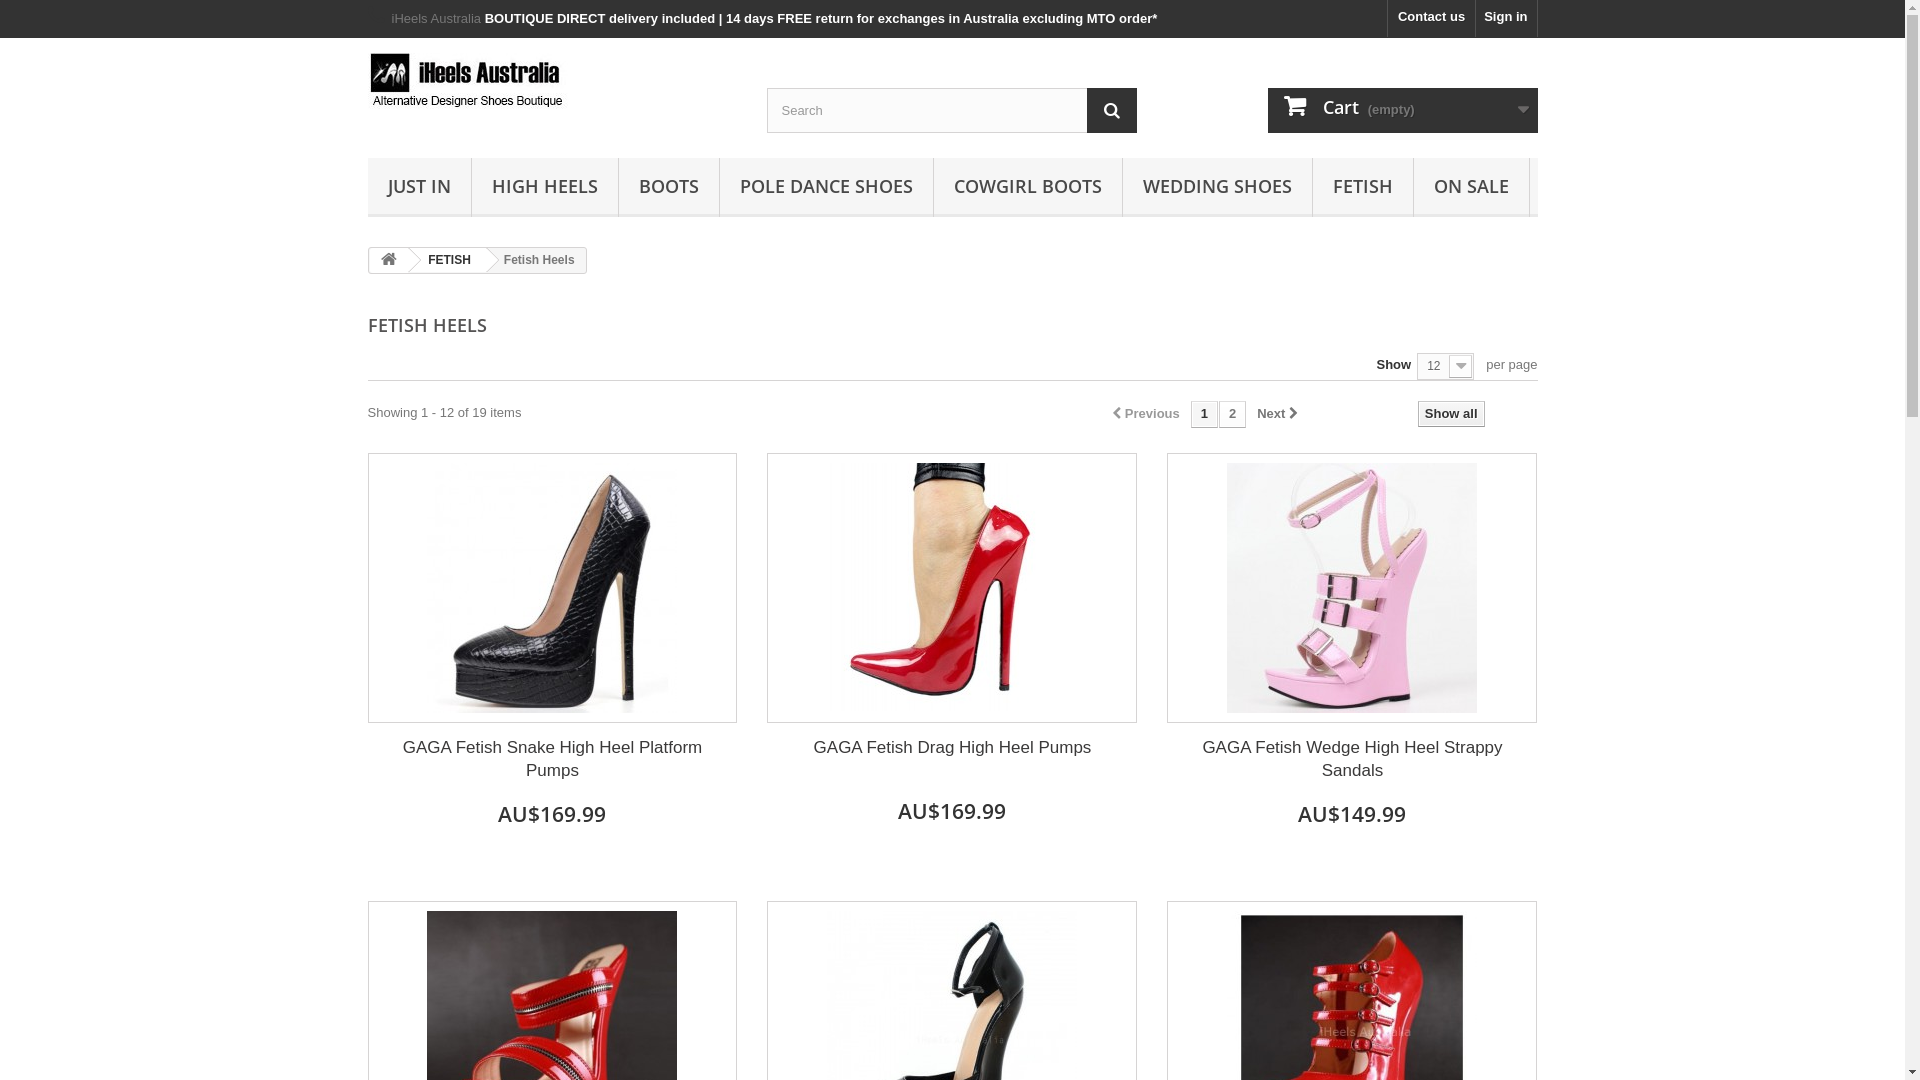 This screenshot has height=1080, width=1920. Describe the element at coordinates (552, 759) in the screenshot. I see `'GAGA Fetish Snake High Heel Platform Pumps'` at that location.